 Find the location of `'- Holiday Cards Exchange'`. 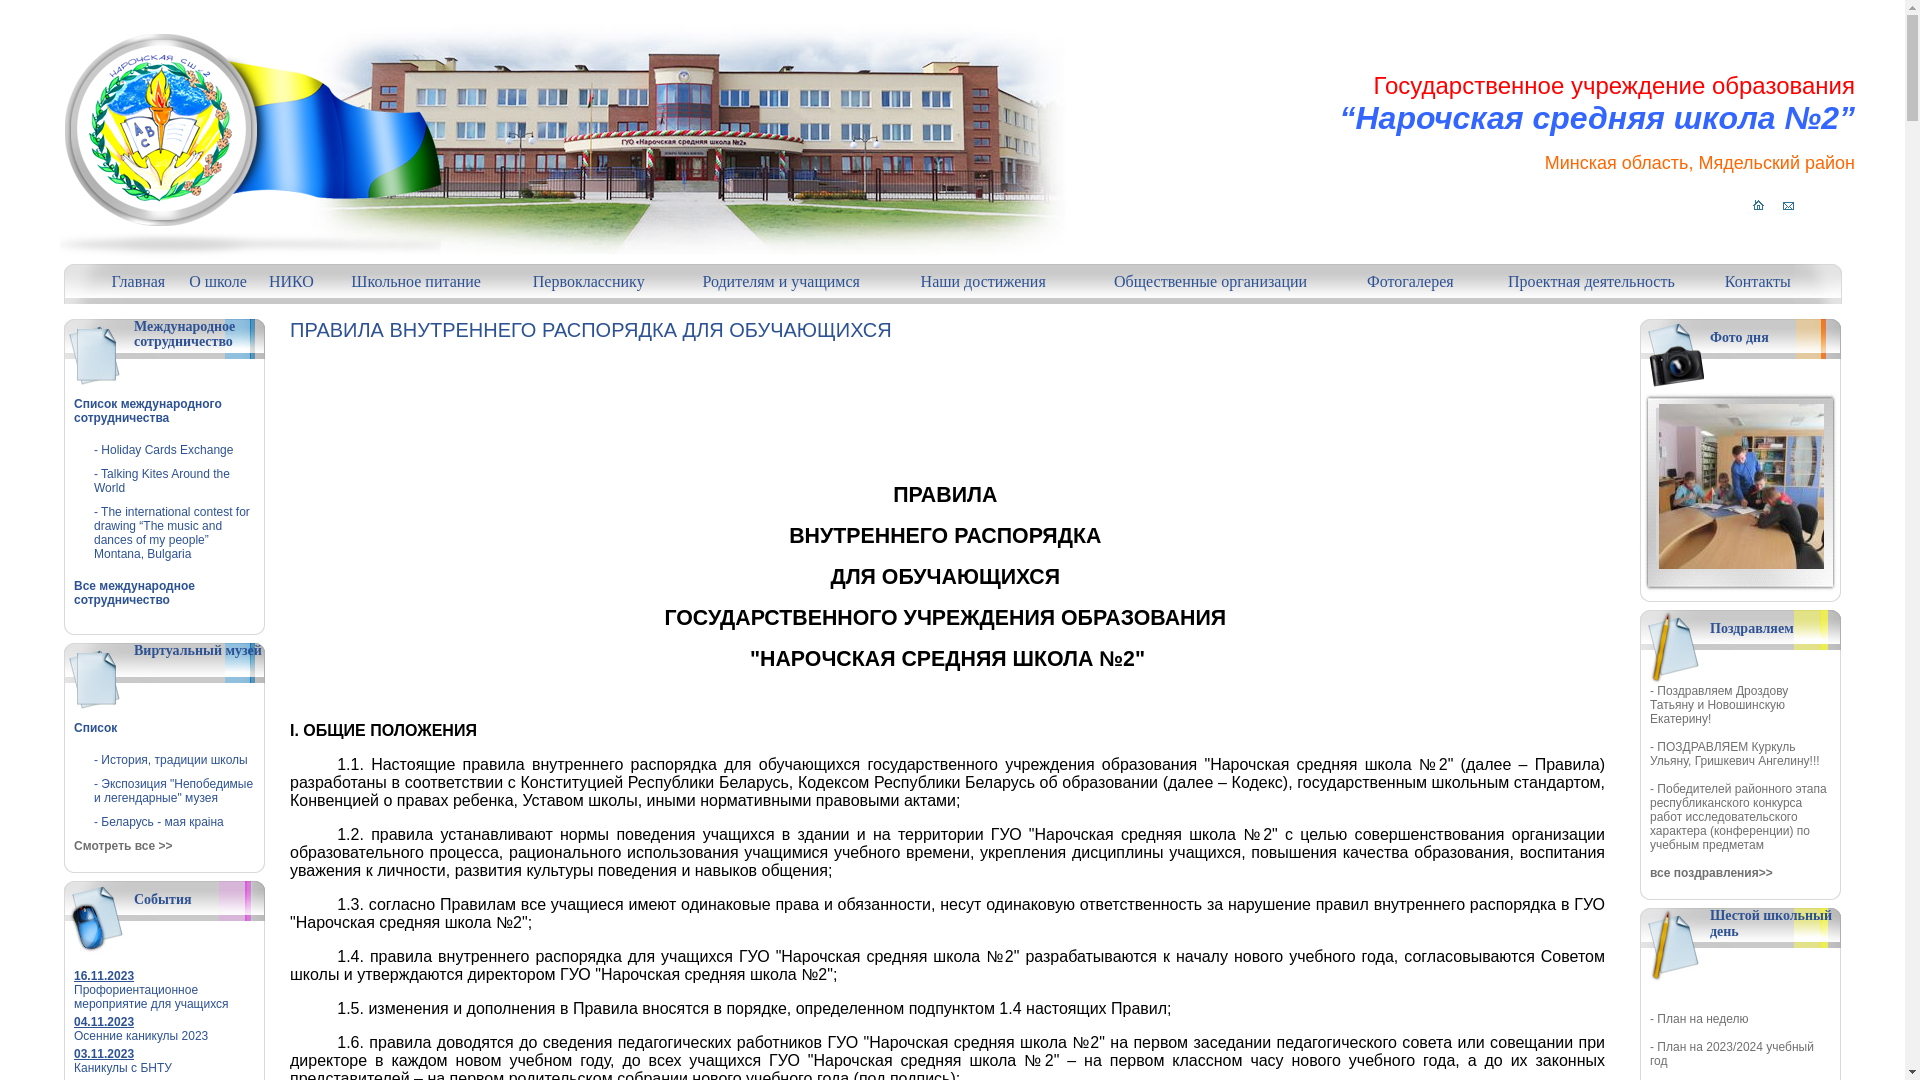

'- Holiday Cards Exchange' is located at coordinates (163, 450).